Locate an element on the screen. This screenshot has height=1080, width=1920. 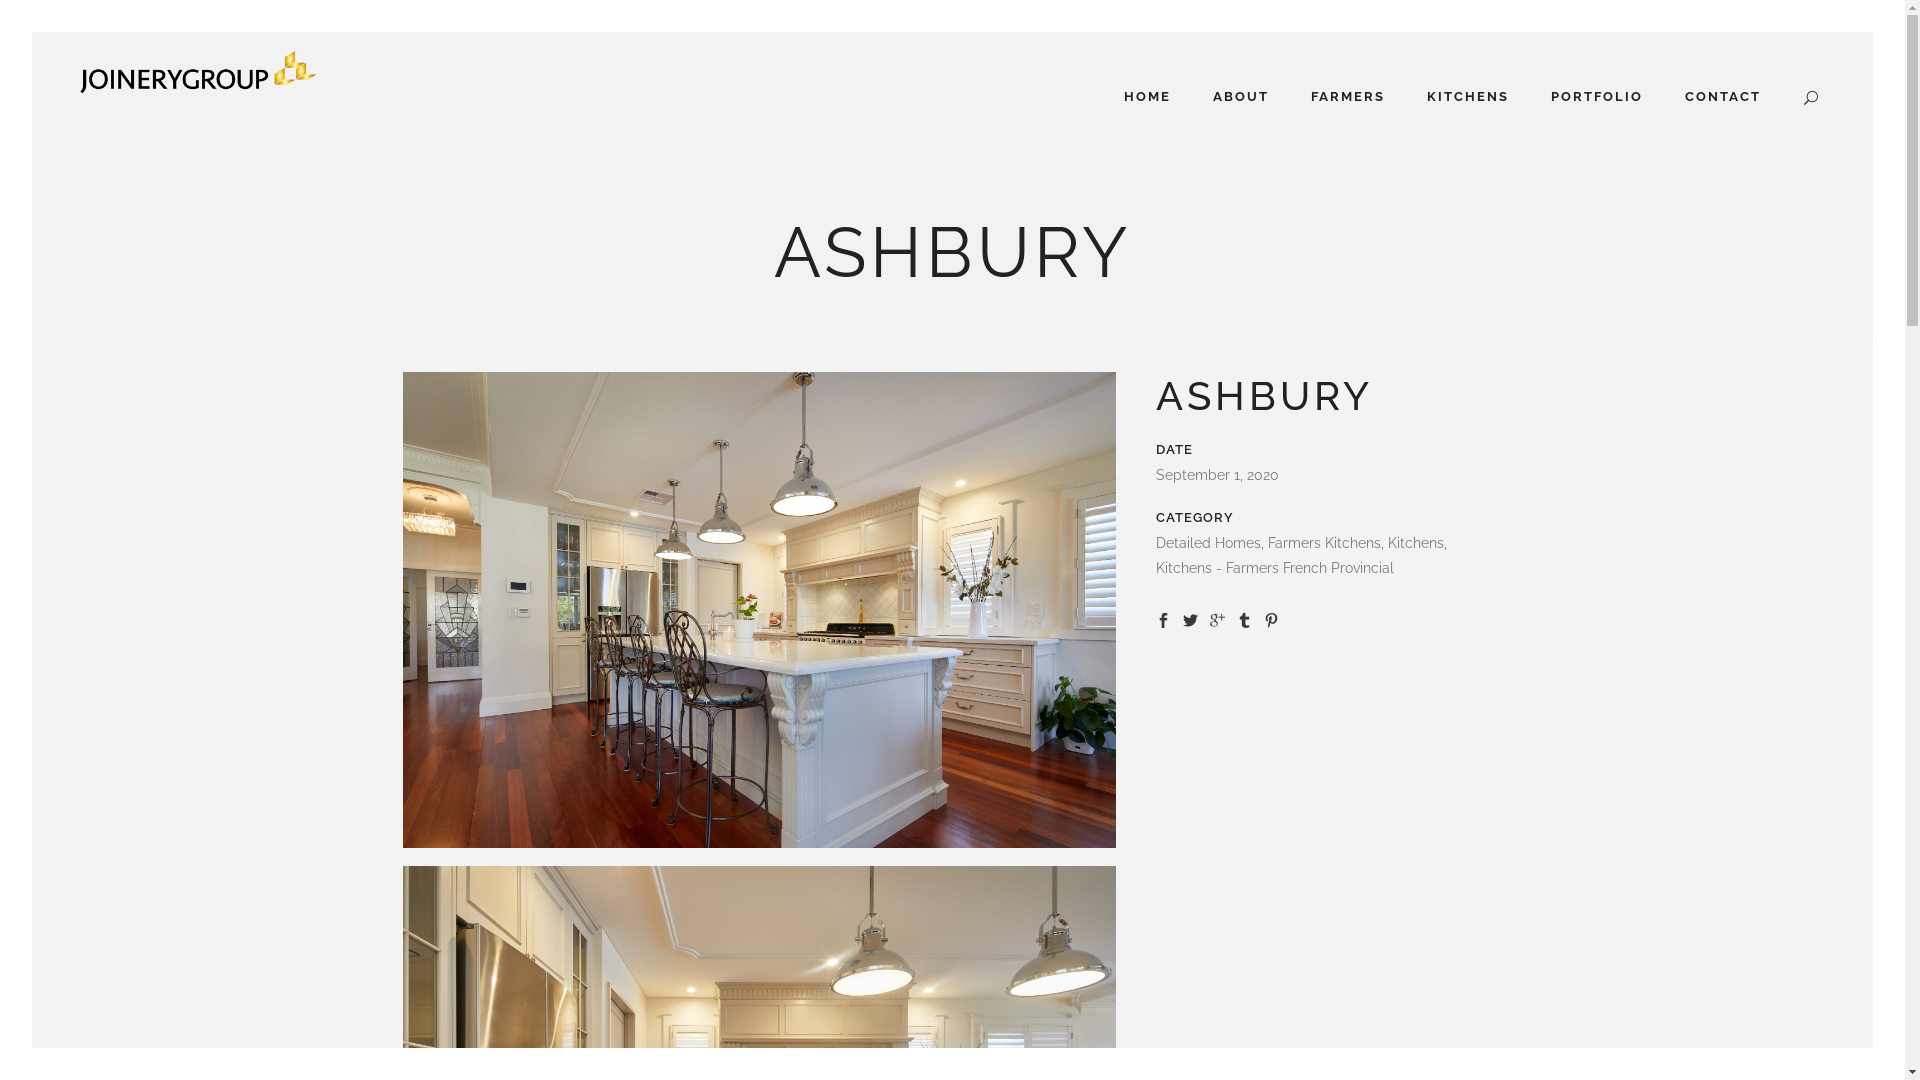
'U' is located at coordinates (1291, 542).